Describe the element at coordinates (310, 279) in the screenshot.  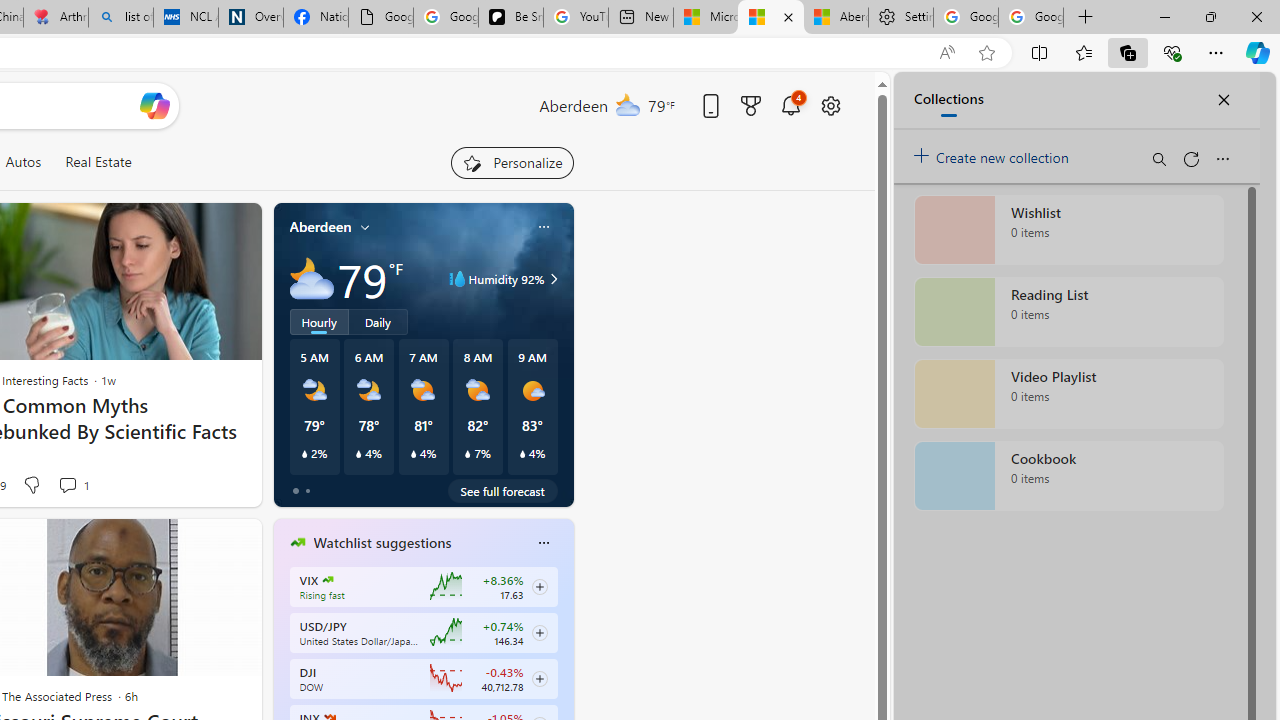
I see `'Mostly cloudy'` at that location.